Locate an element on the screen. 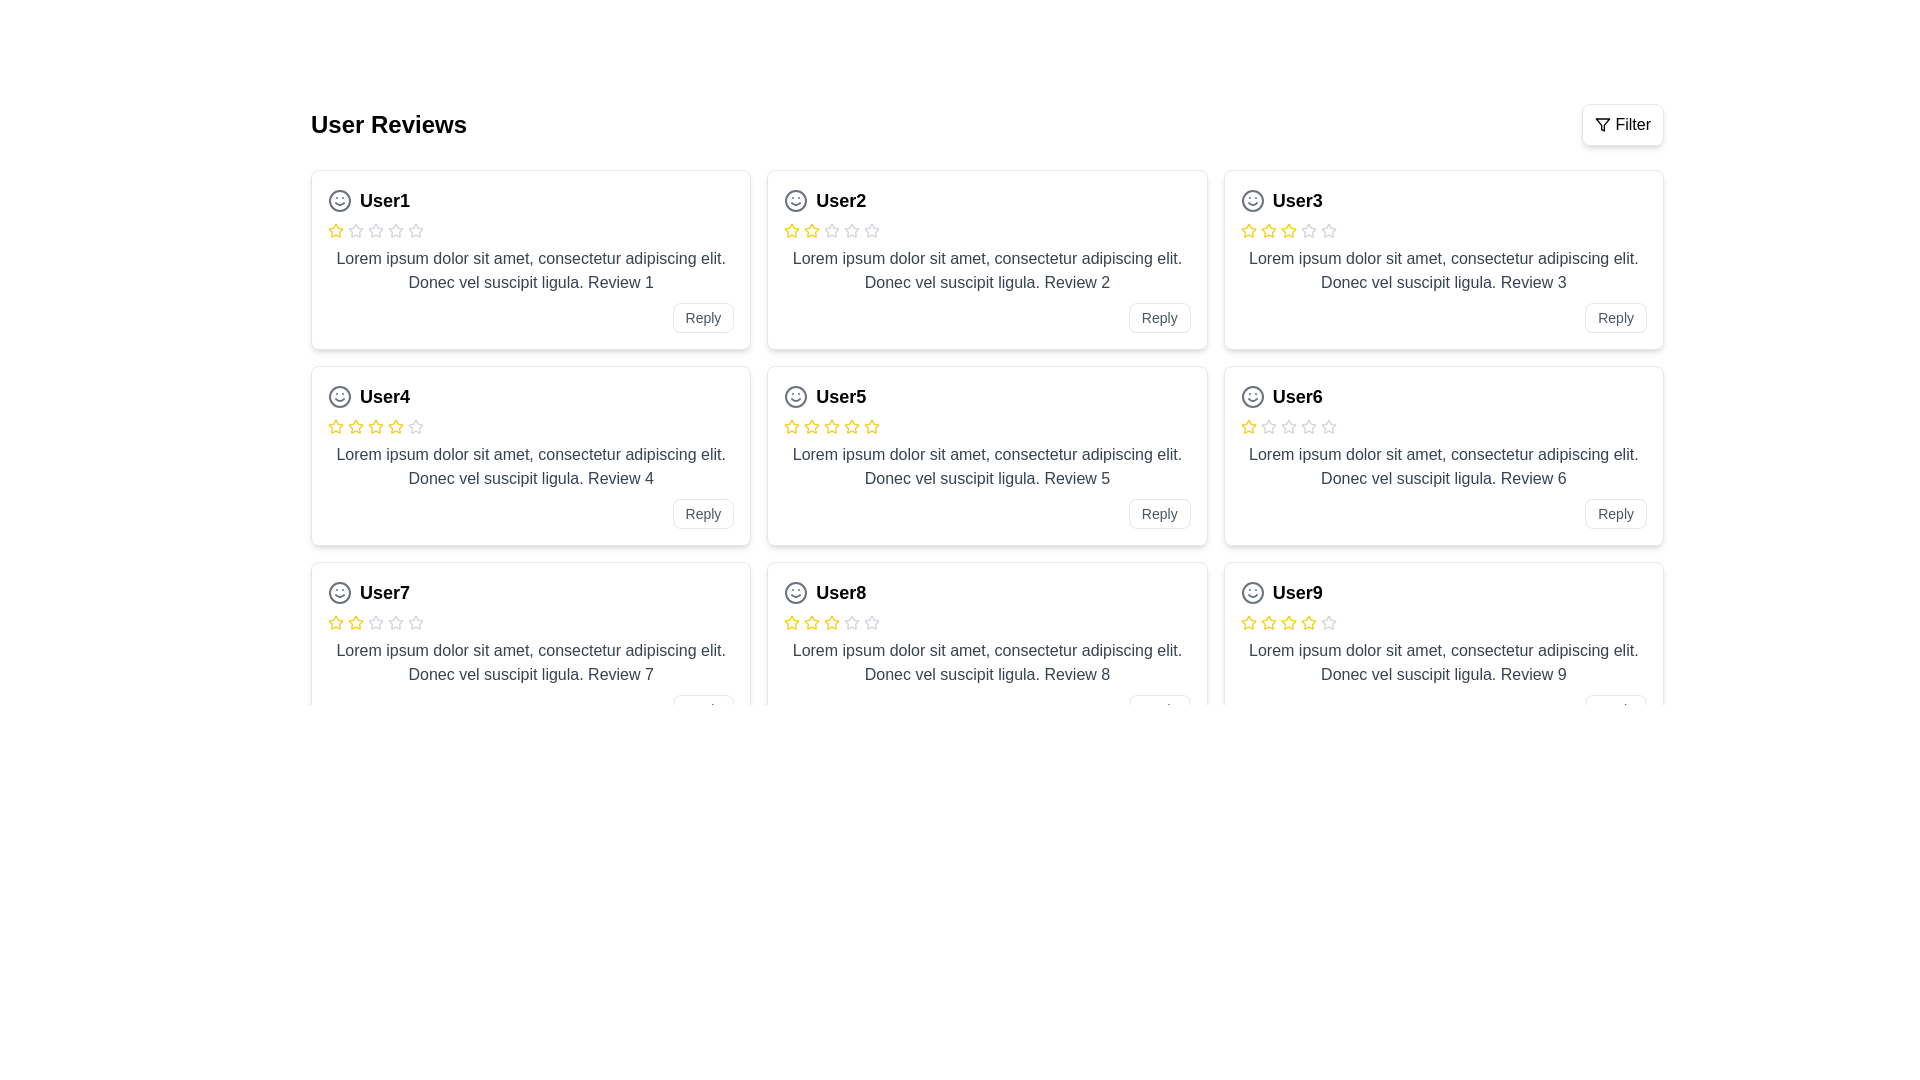 This screenshot has height=1080, width=1920. the second star icon used for ratings in the review card associated with 'User1' is located at coordinates (375, 229).